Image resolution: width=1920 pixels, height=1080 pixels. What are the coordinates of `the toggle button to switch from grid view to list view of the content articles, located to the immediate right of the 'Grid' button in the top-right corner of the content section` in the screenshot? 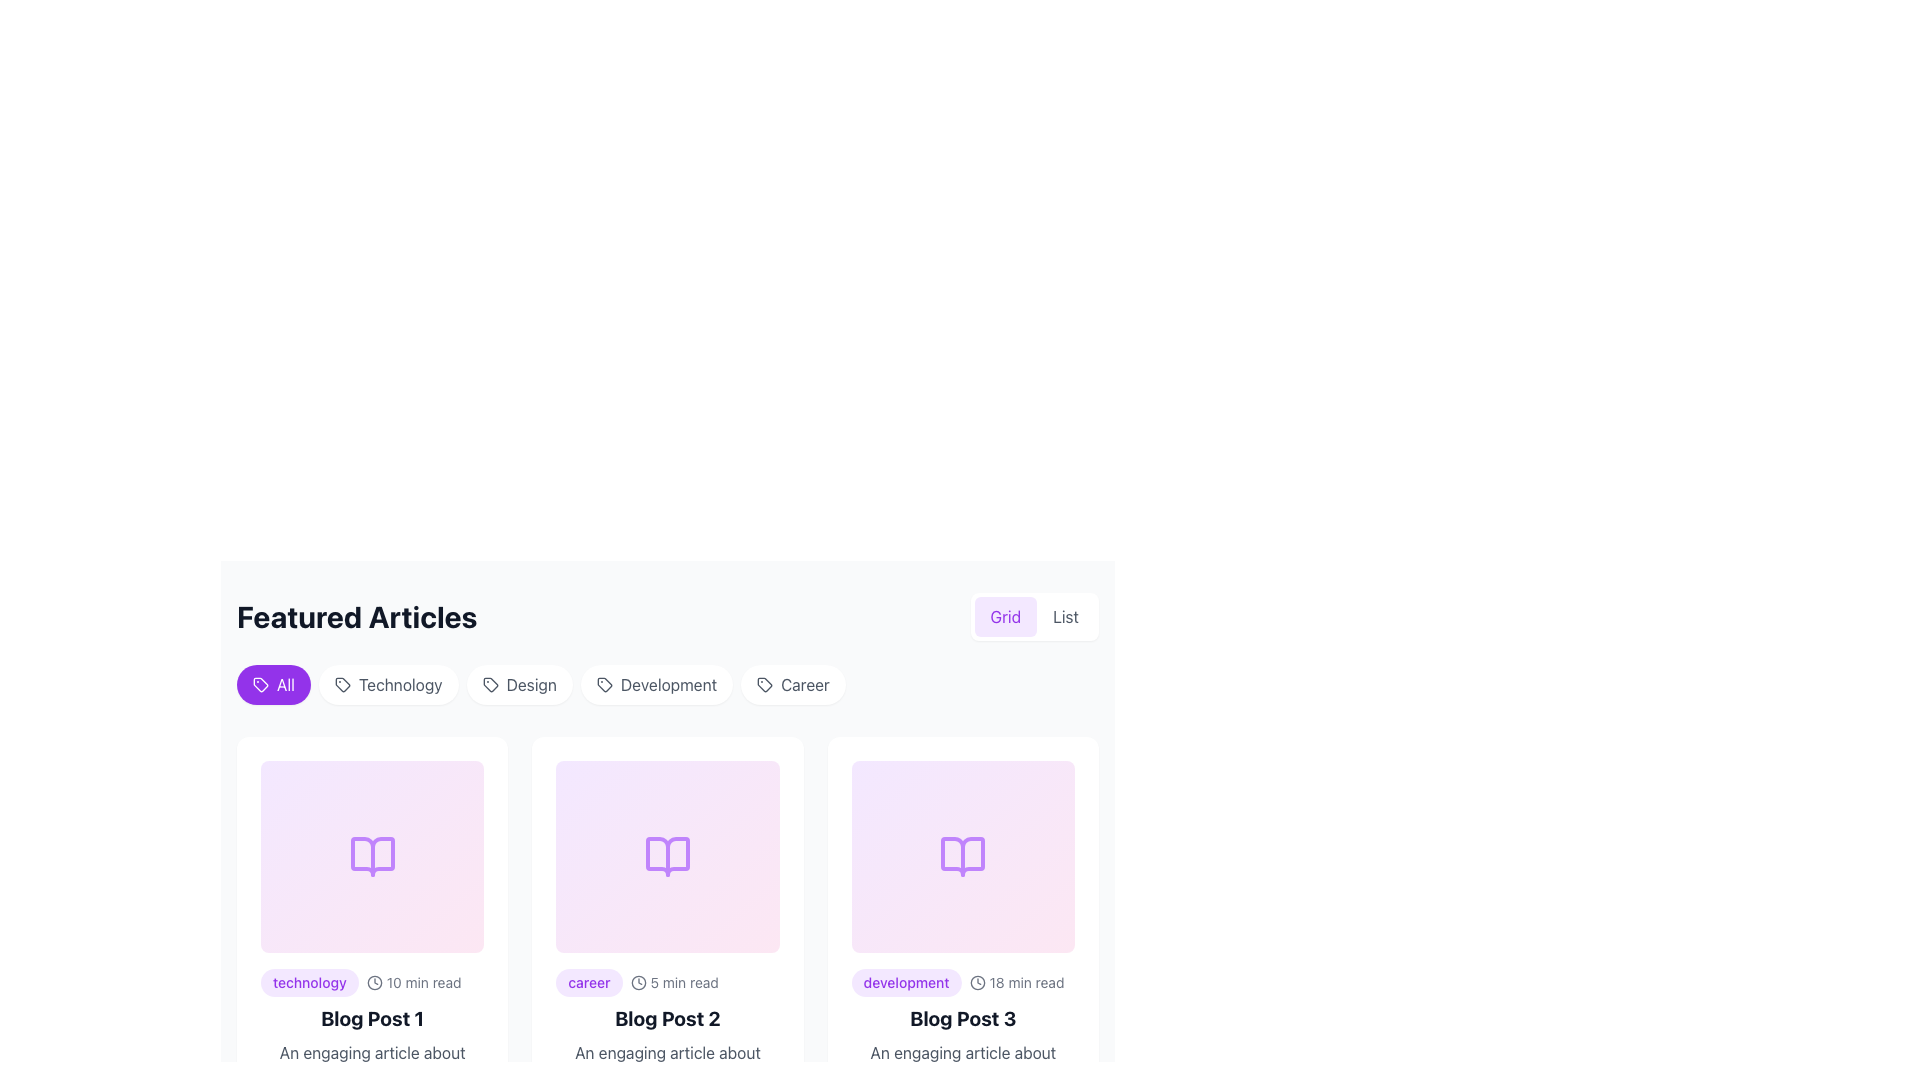 It's located at (1064, 616).